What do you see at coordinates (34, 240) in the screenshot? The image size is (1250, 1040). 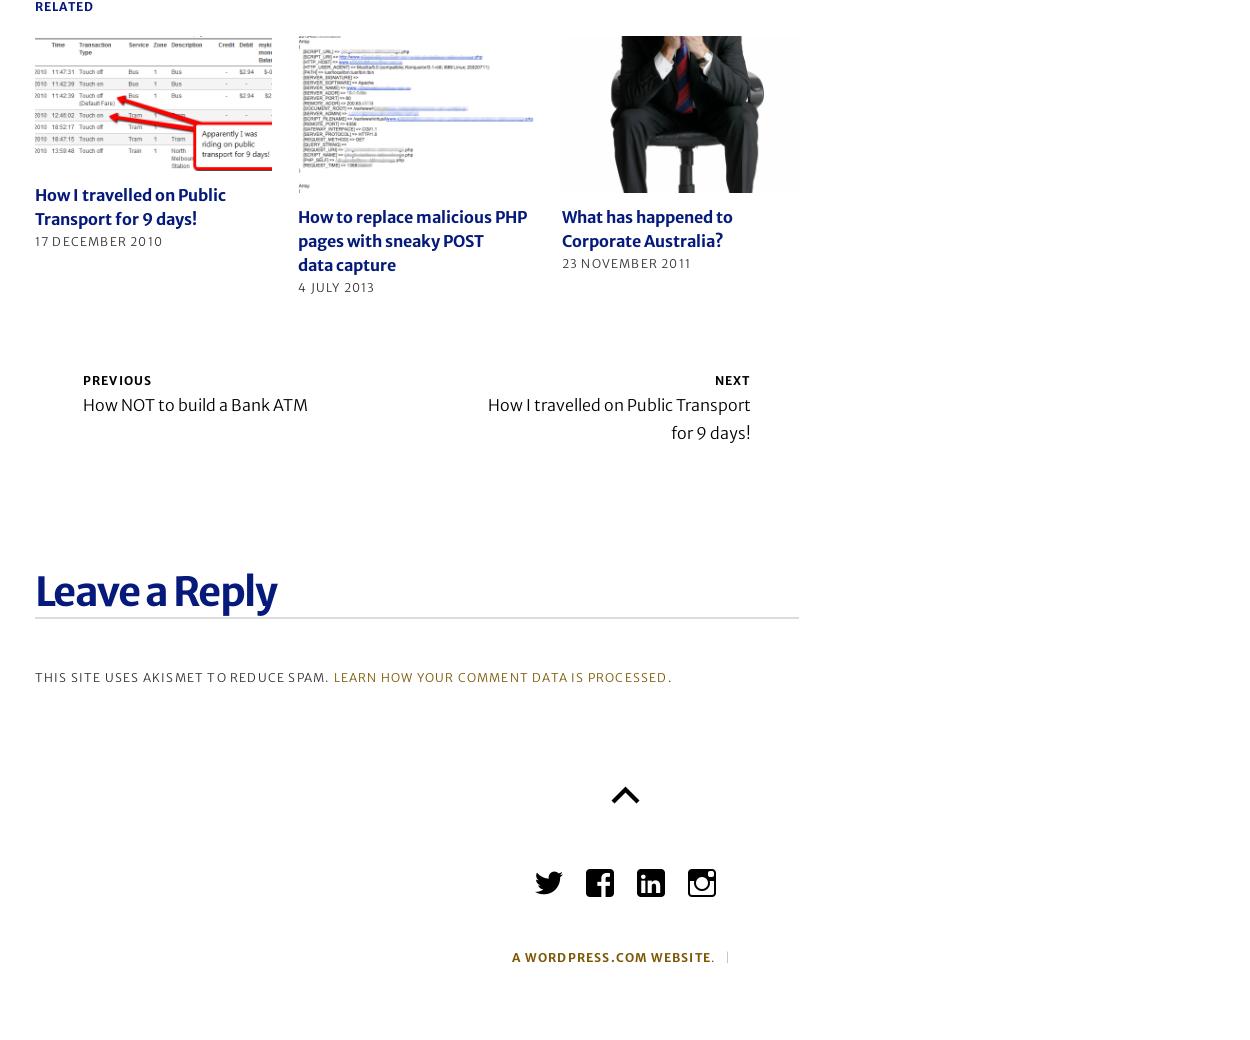 I see `'17 December 2010'` at bounding box center [34, 240].